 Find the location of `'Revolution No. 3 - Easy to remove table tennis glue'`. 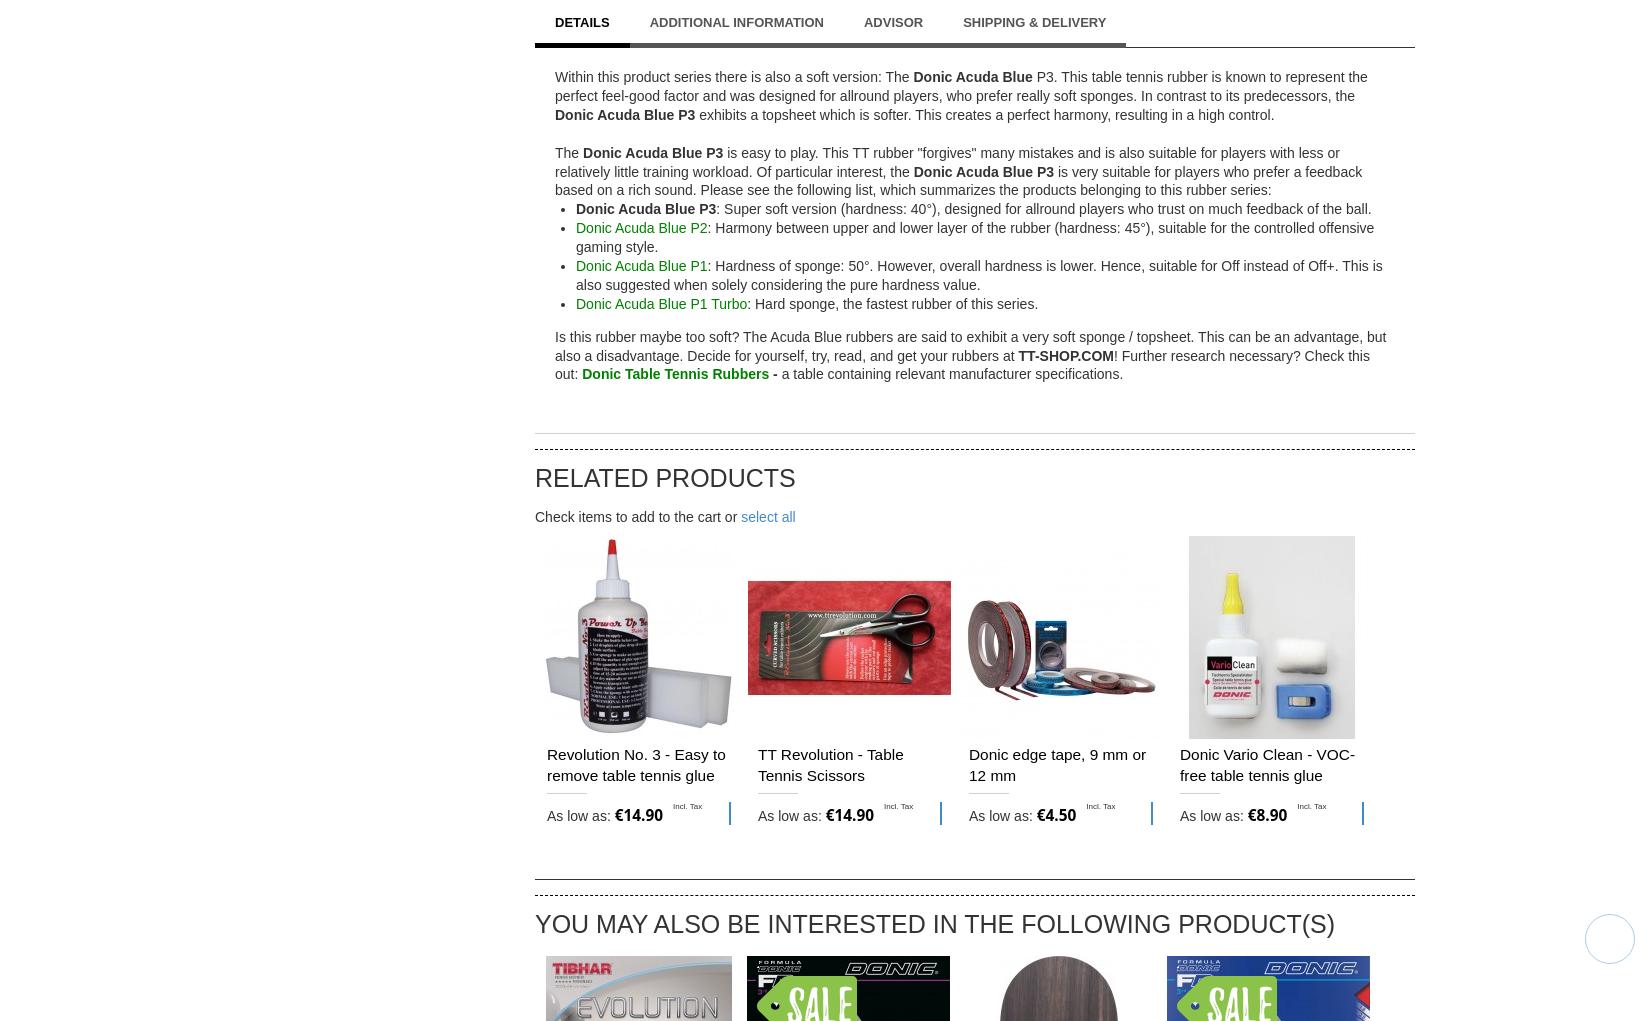

'Revolution No. 3 - Easy to remove table tennis glue' is located at coordinates (635, 765).